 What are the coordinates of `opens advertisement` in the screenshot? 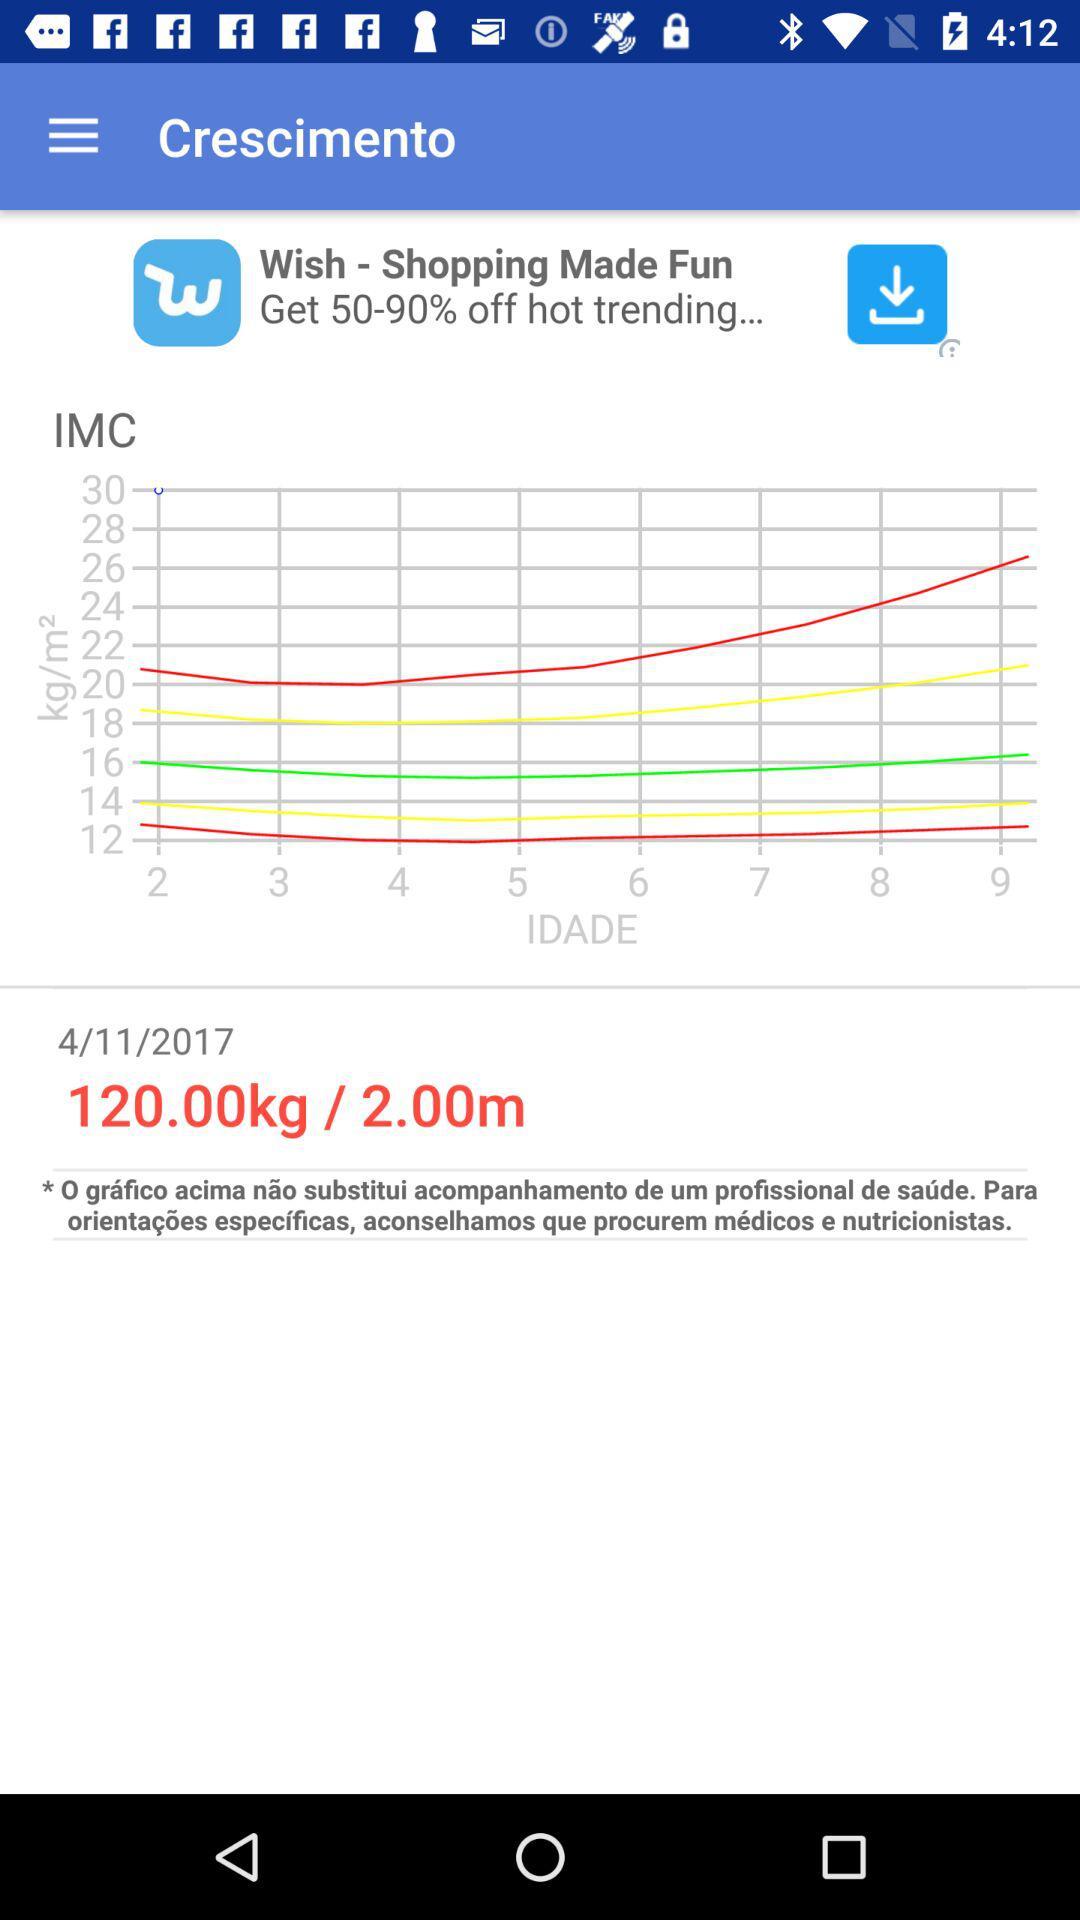 It's located at (540, 290).